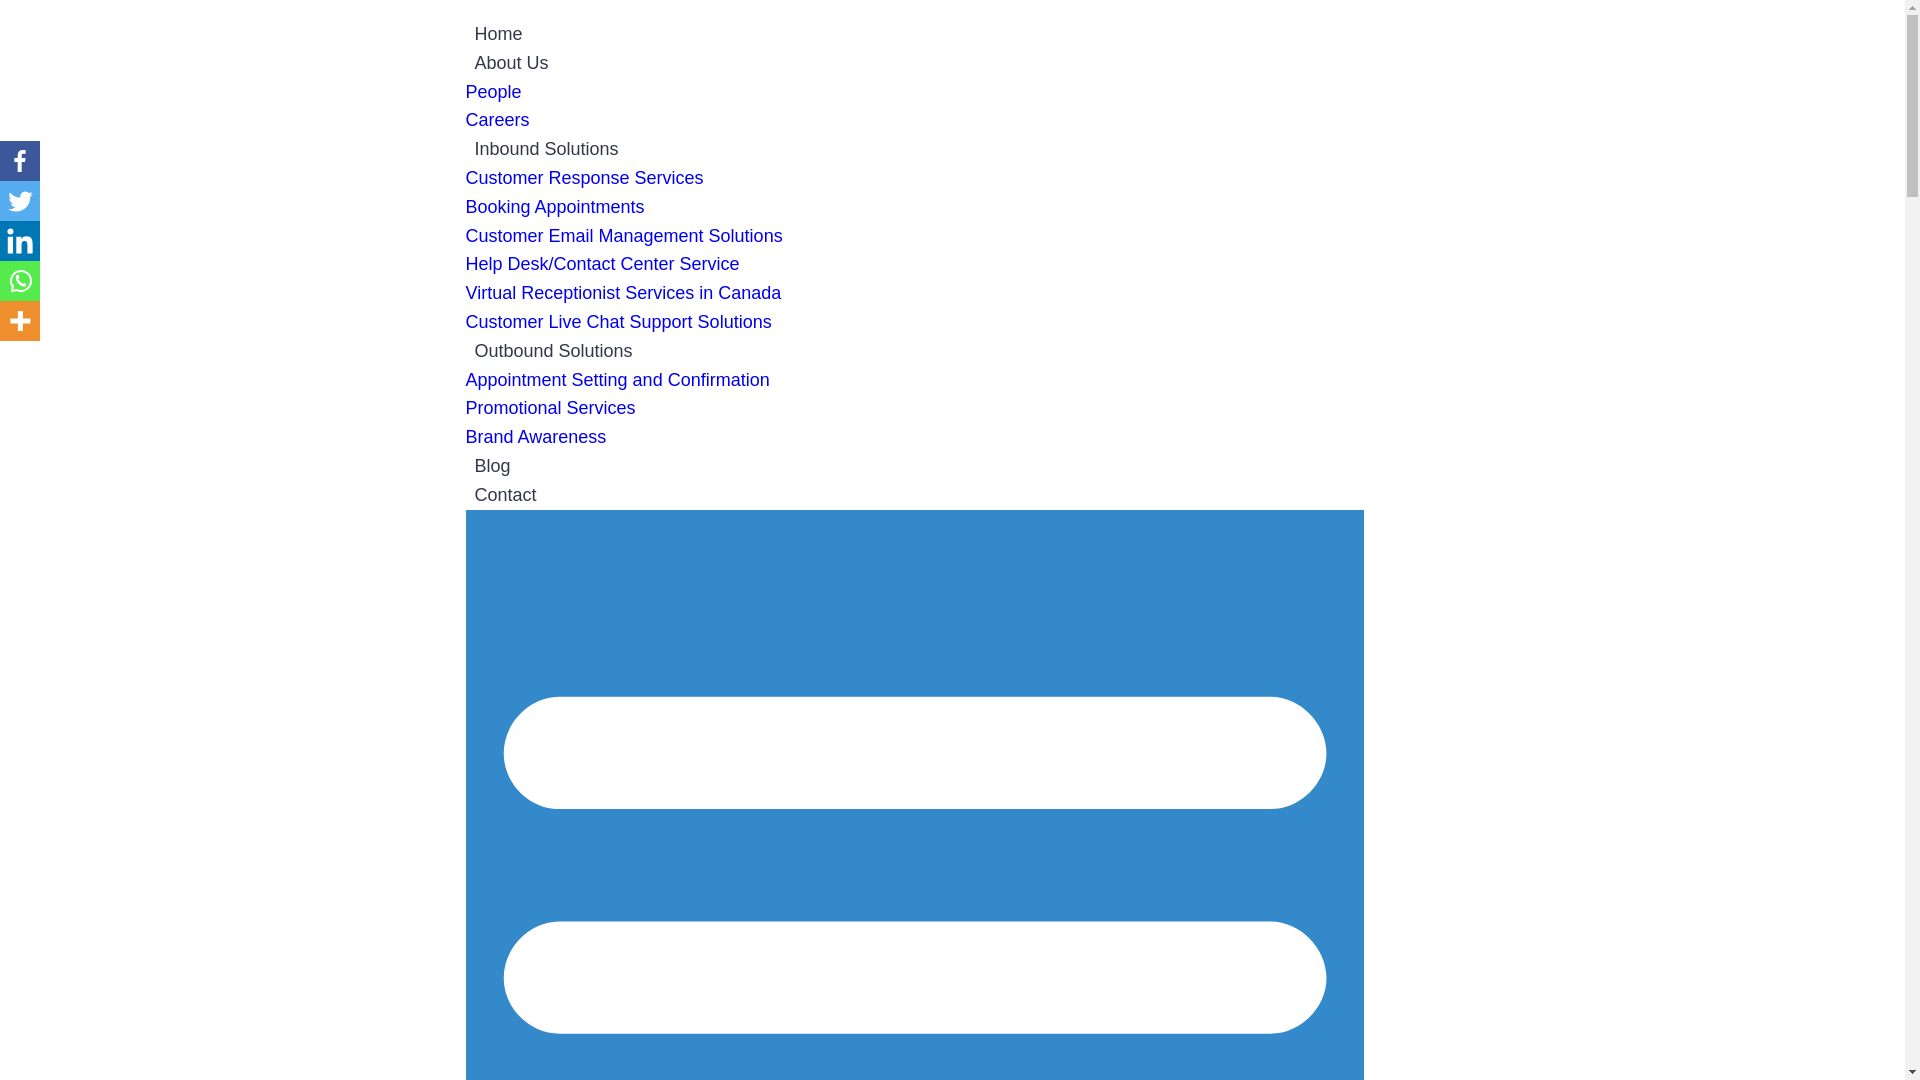 This screenshot has height=1080, width=1920. Describe the element at coordinates (623, 234) in the screenshot. I see `'Customer Email Management Solutions'` at that location.